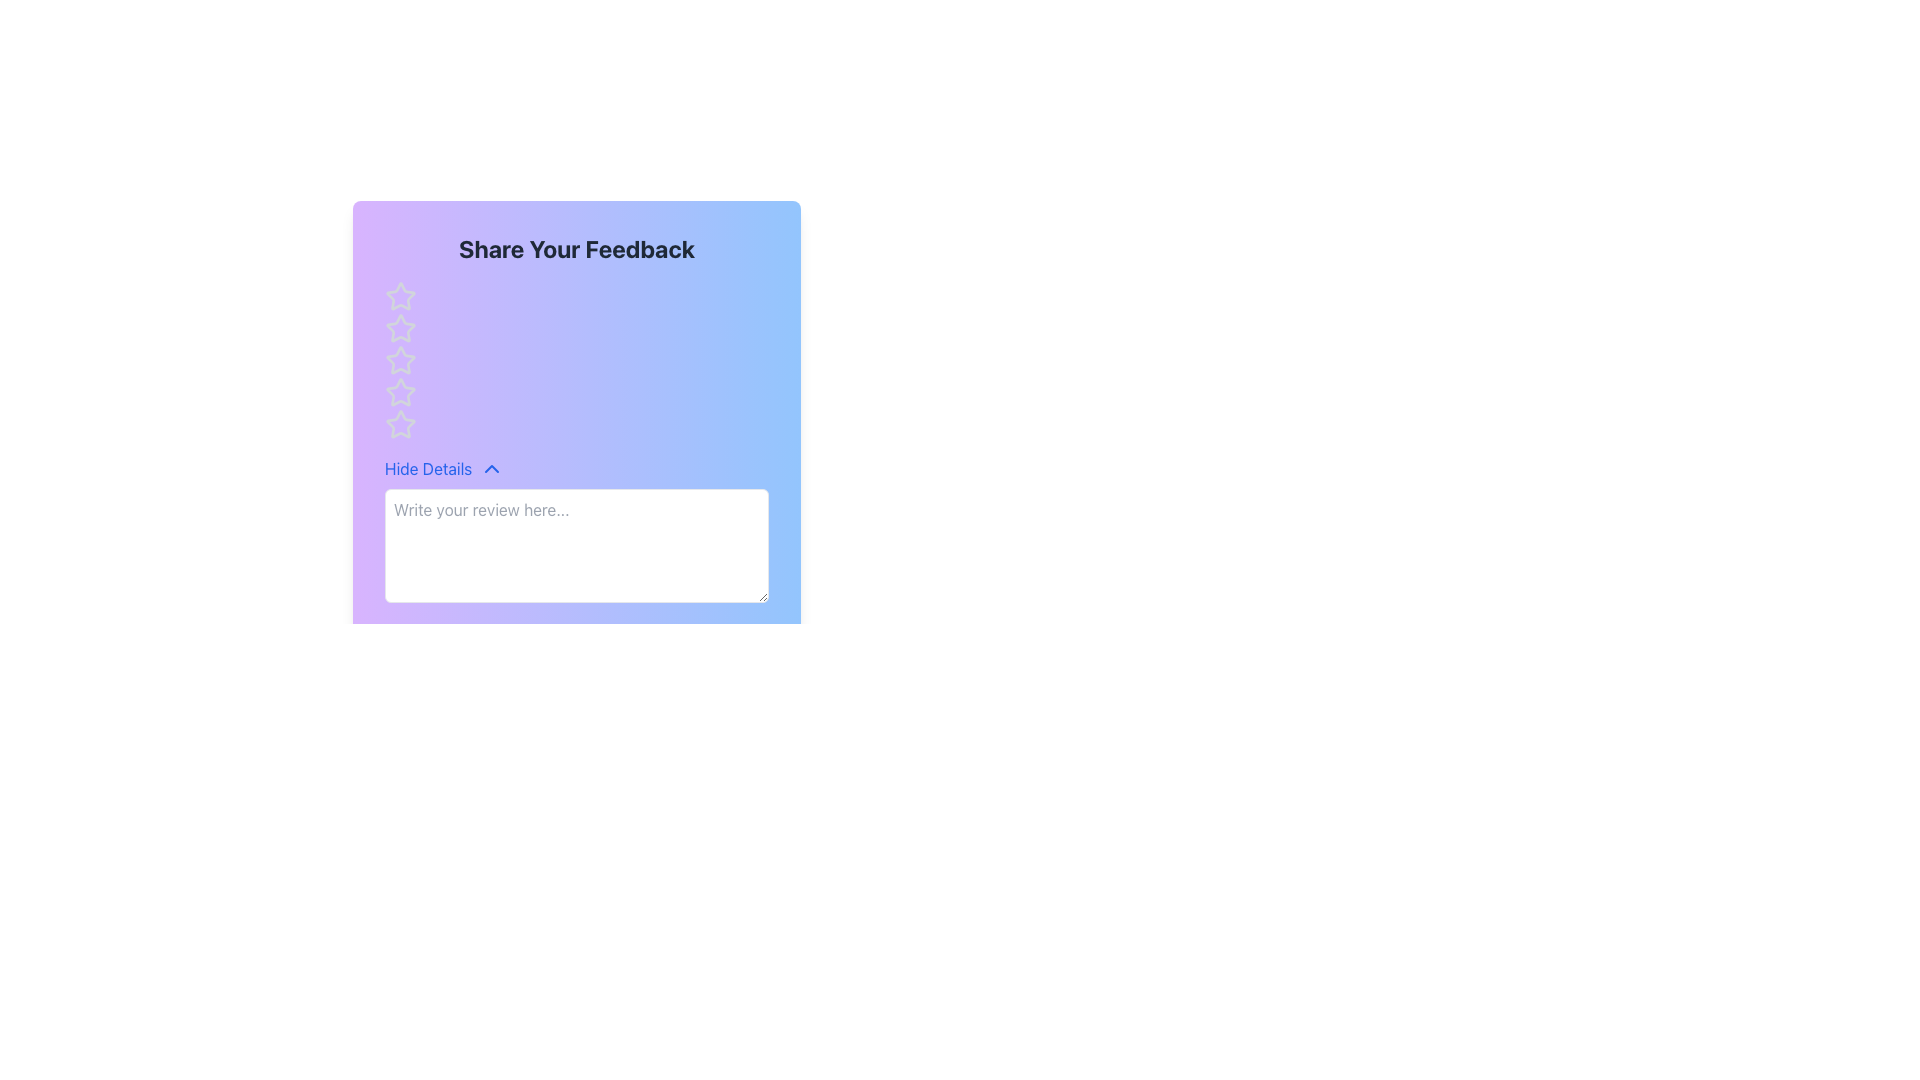 This screenshot has height=1080, width=1920. What do you see at coordinates (443, 469) in the screenshot?
I see `the Button-like Interactive Text element that toggles additional details for the feedback form` at bounding box center [443, 469].